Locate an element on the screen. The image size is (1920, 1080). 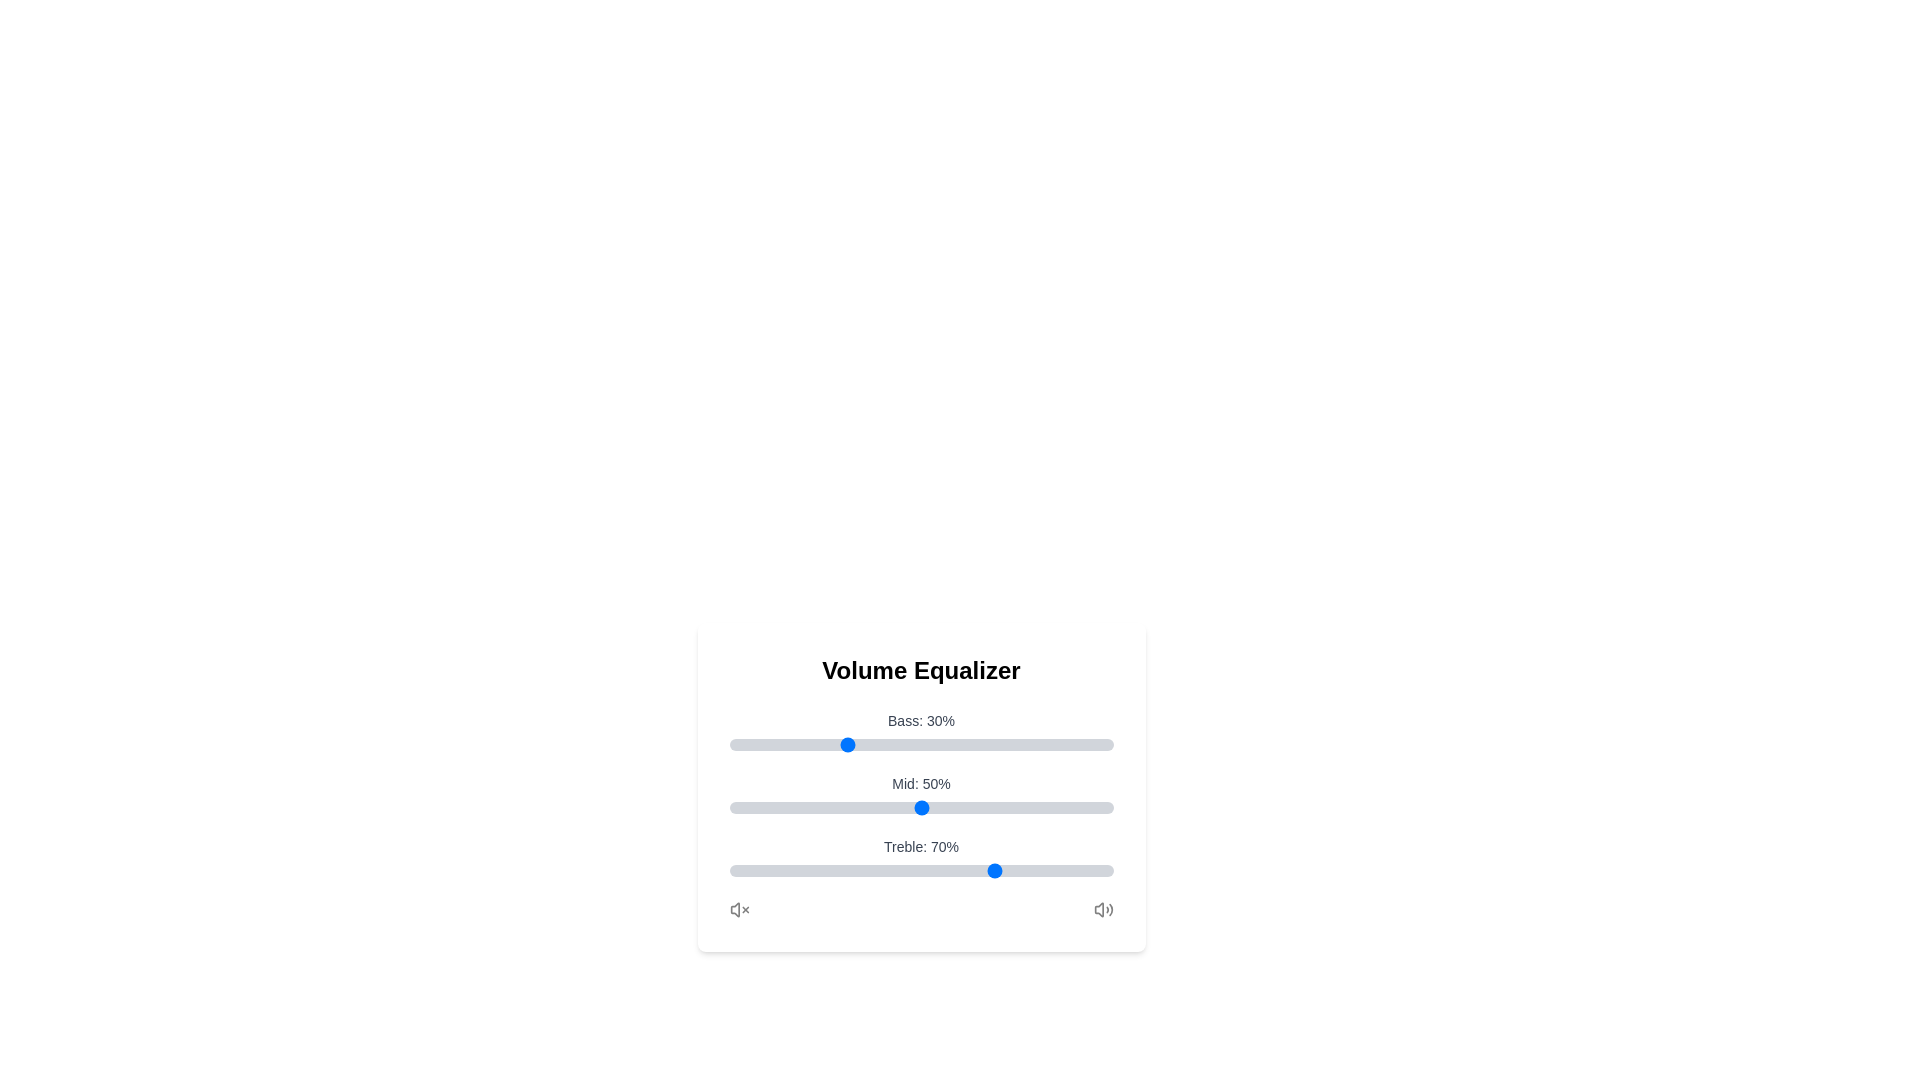
the Bass slider to set its value to 5 is located at coordinates (747, 744).